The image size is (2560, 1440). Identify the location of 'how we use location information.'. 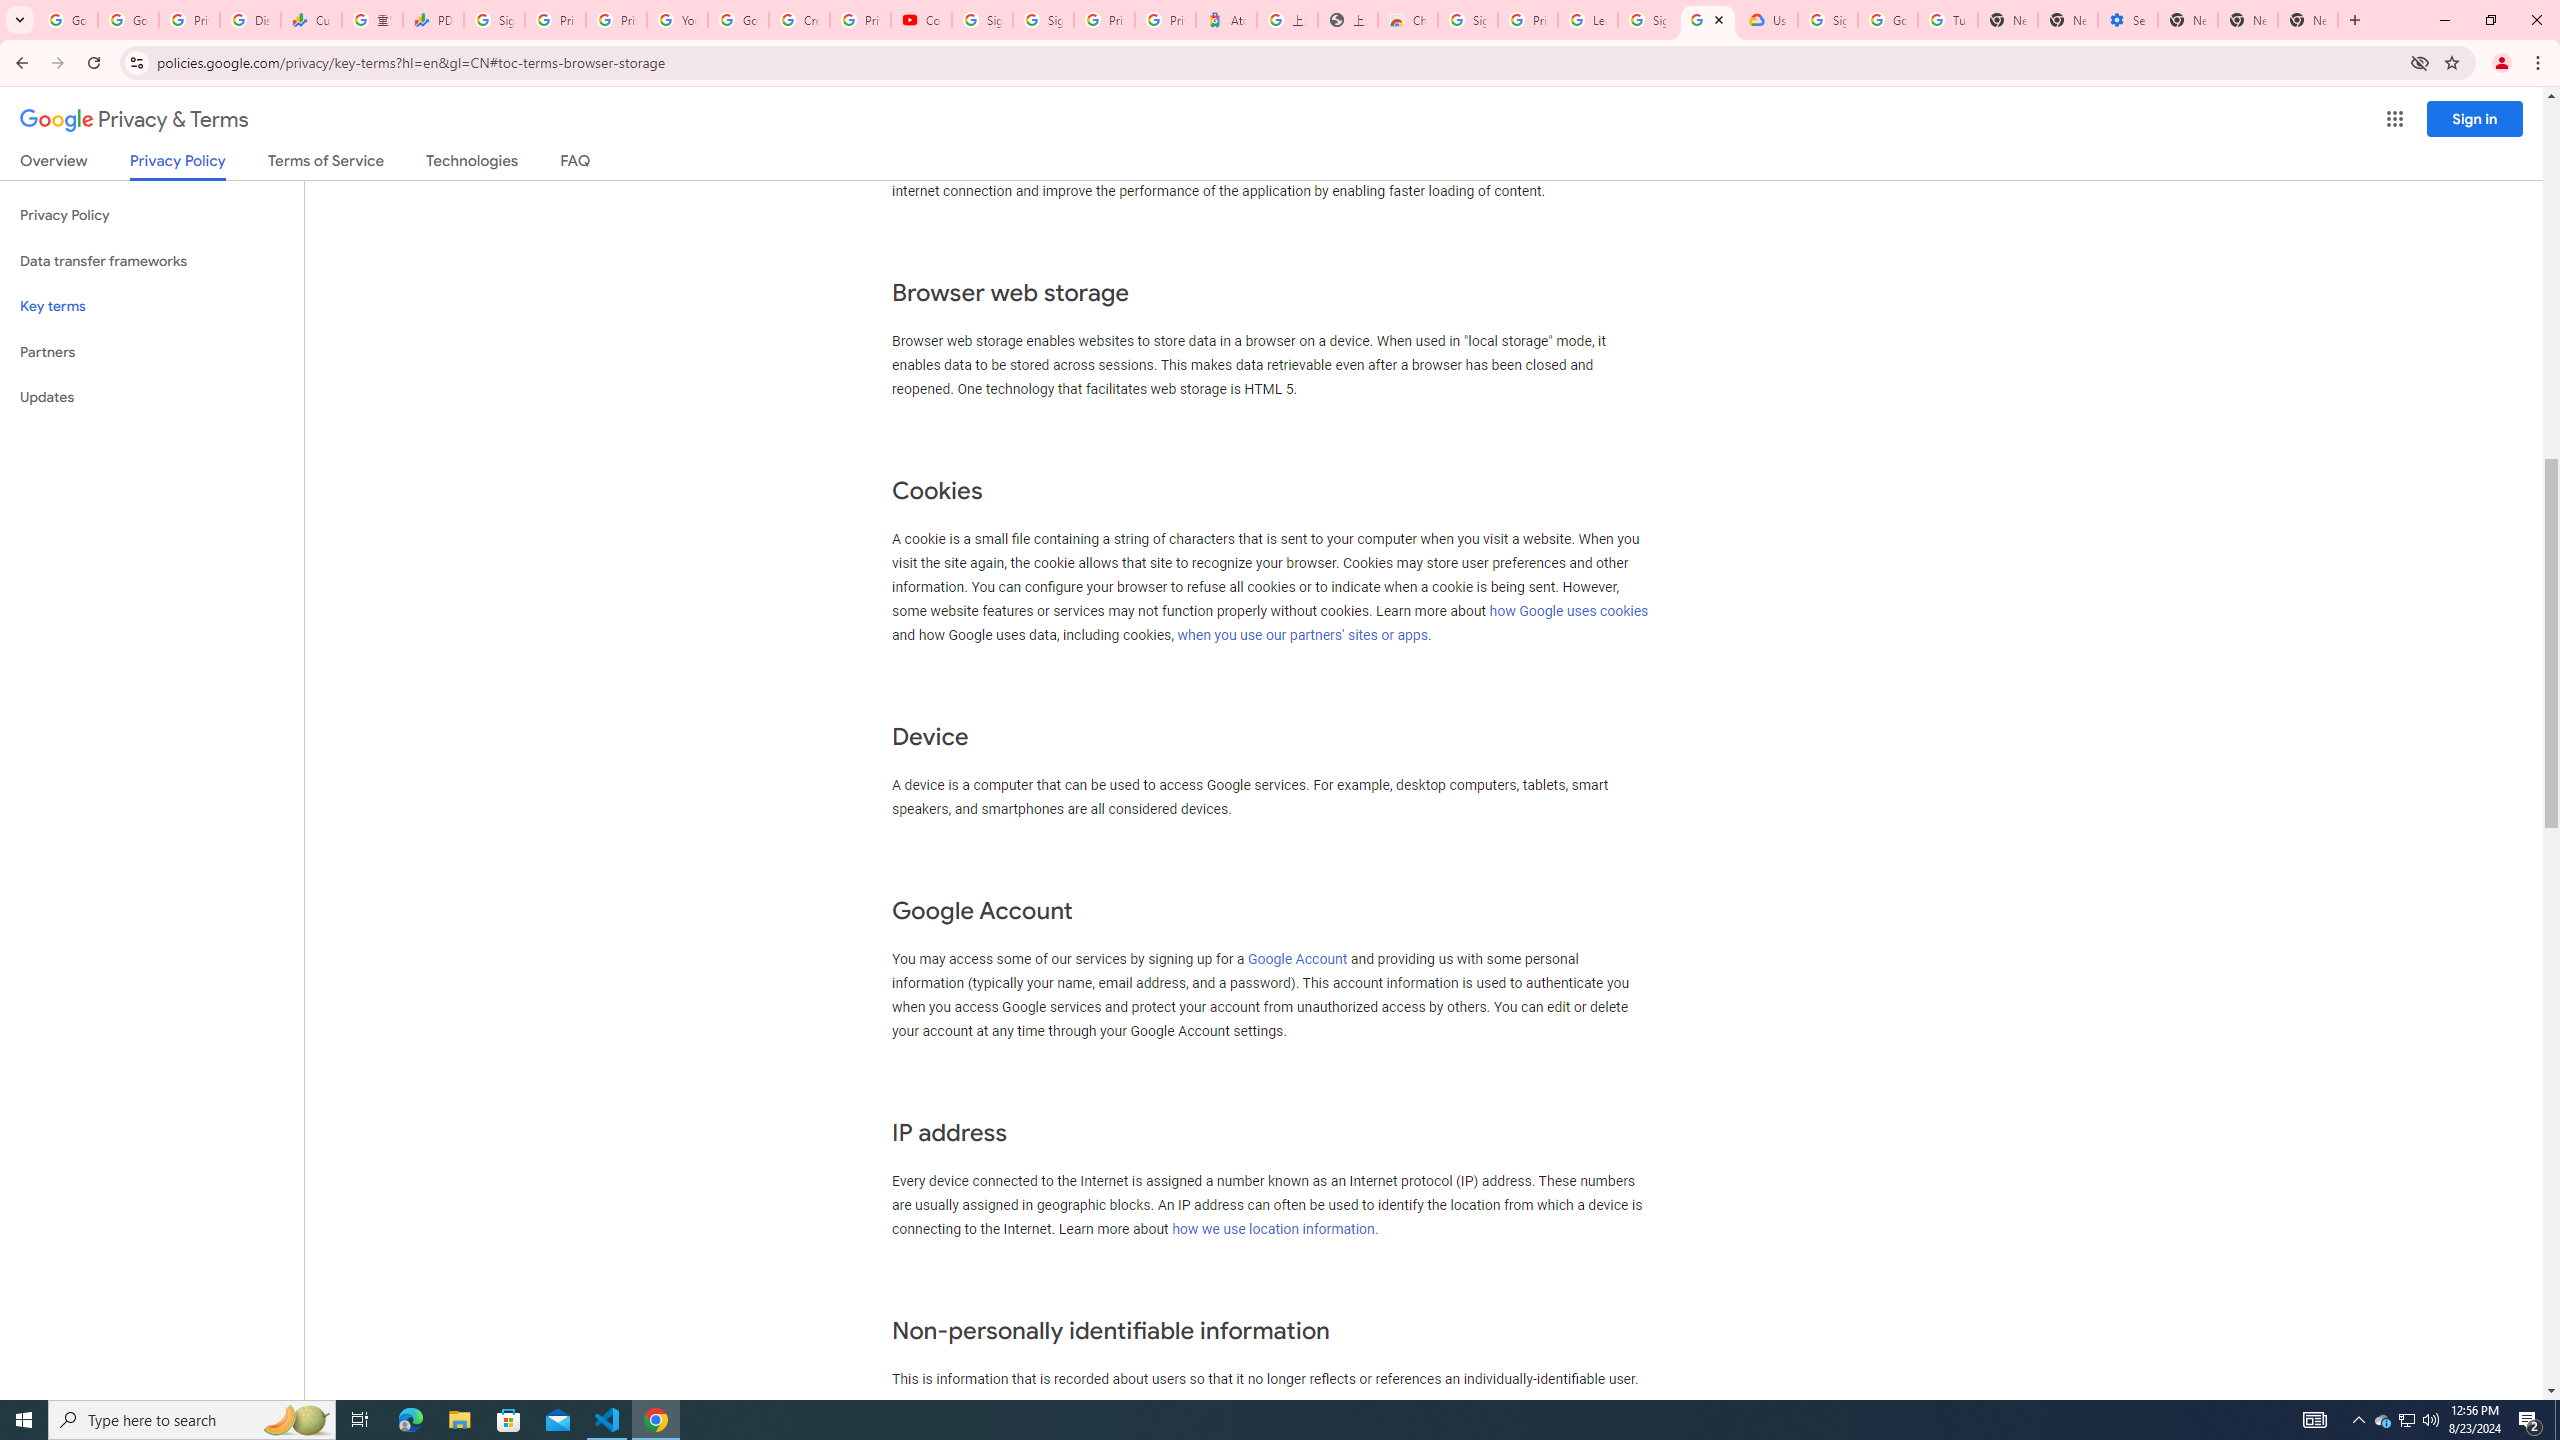
(1275, 1229).